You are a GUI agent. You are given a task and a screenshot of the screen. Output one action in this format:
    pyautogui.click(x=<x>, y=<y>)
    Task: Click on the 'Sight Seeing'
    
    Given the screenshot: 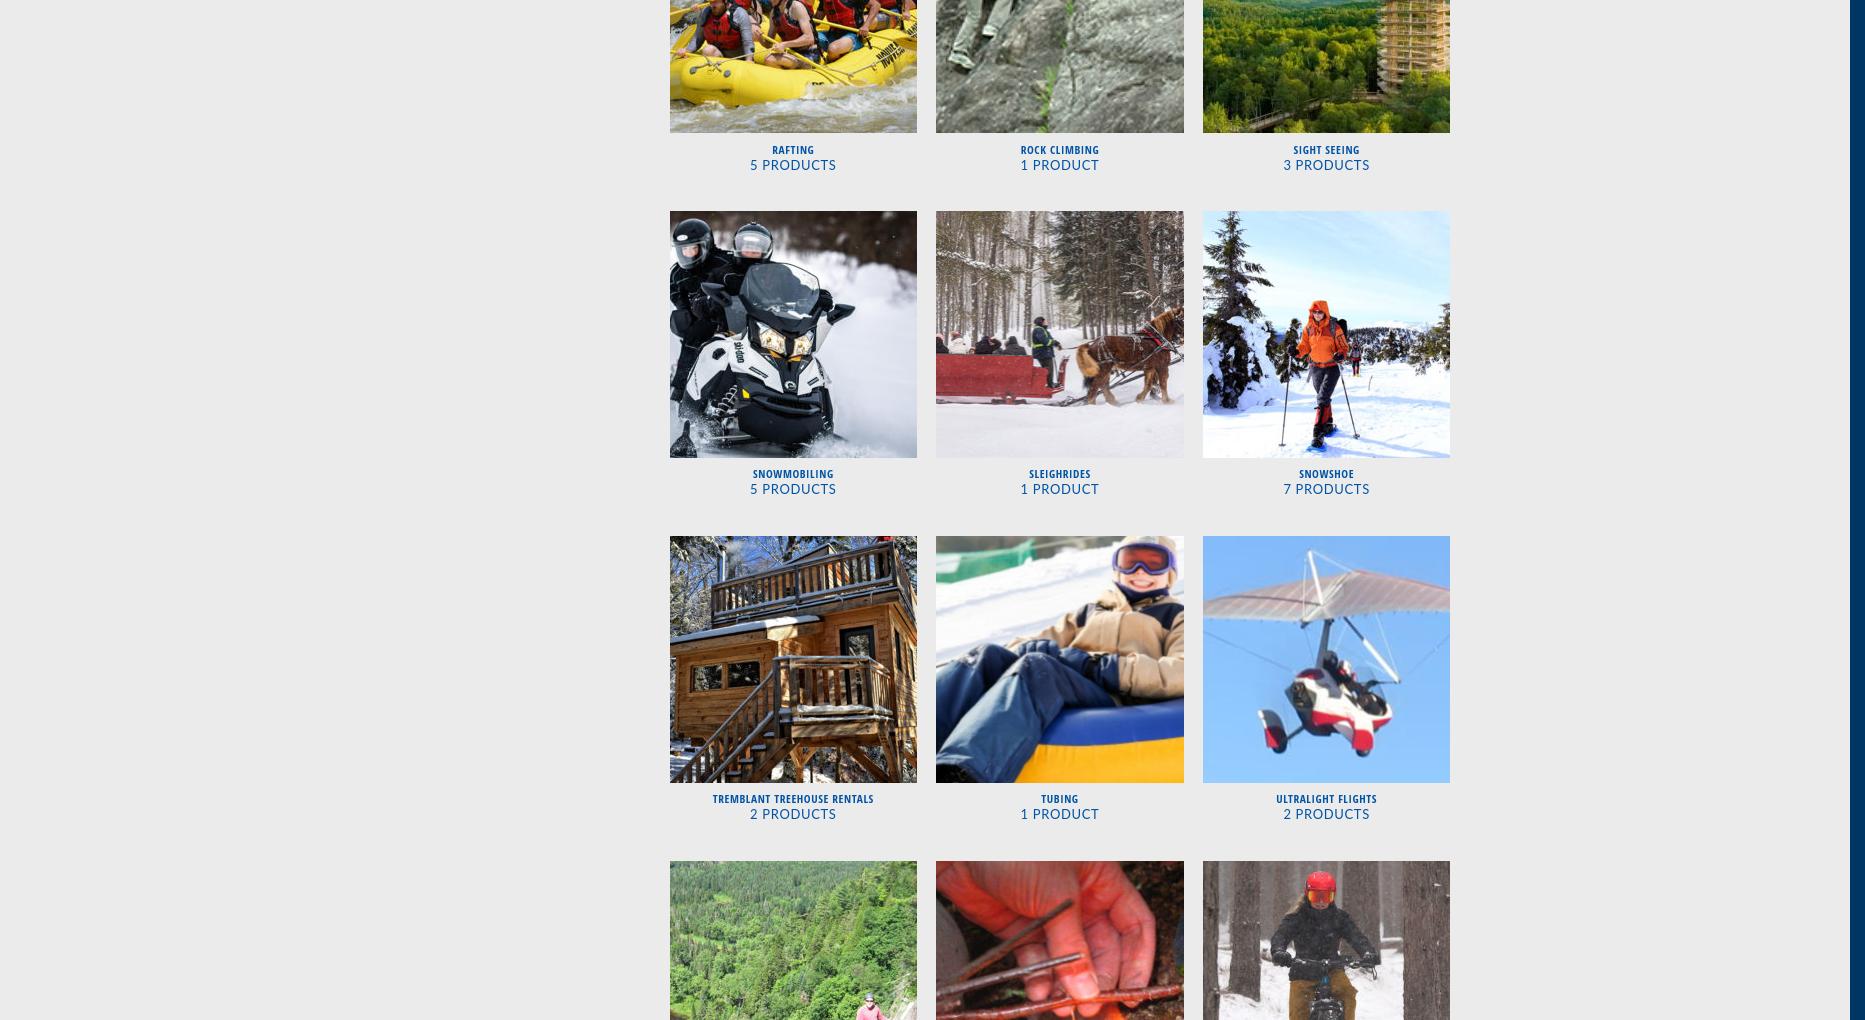 What is the action you would take?
    pyautogui.click(x=1325, y=148)
    